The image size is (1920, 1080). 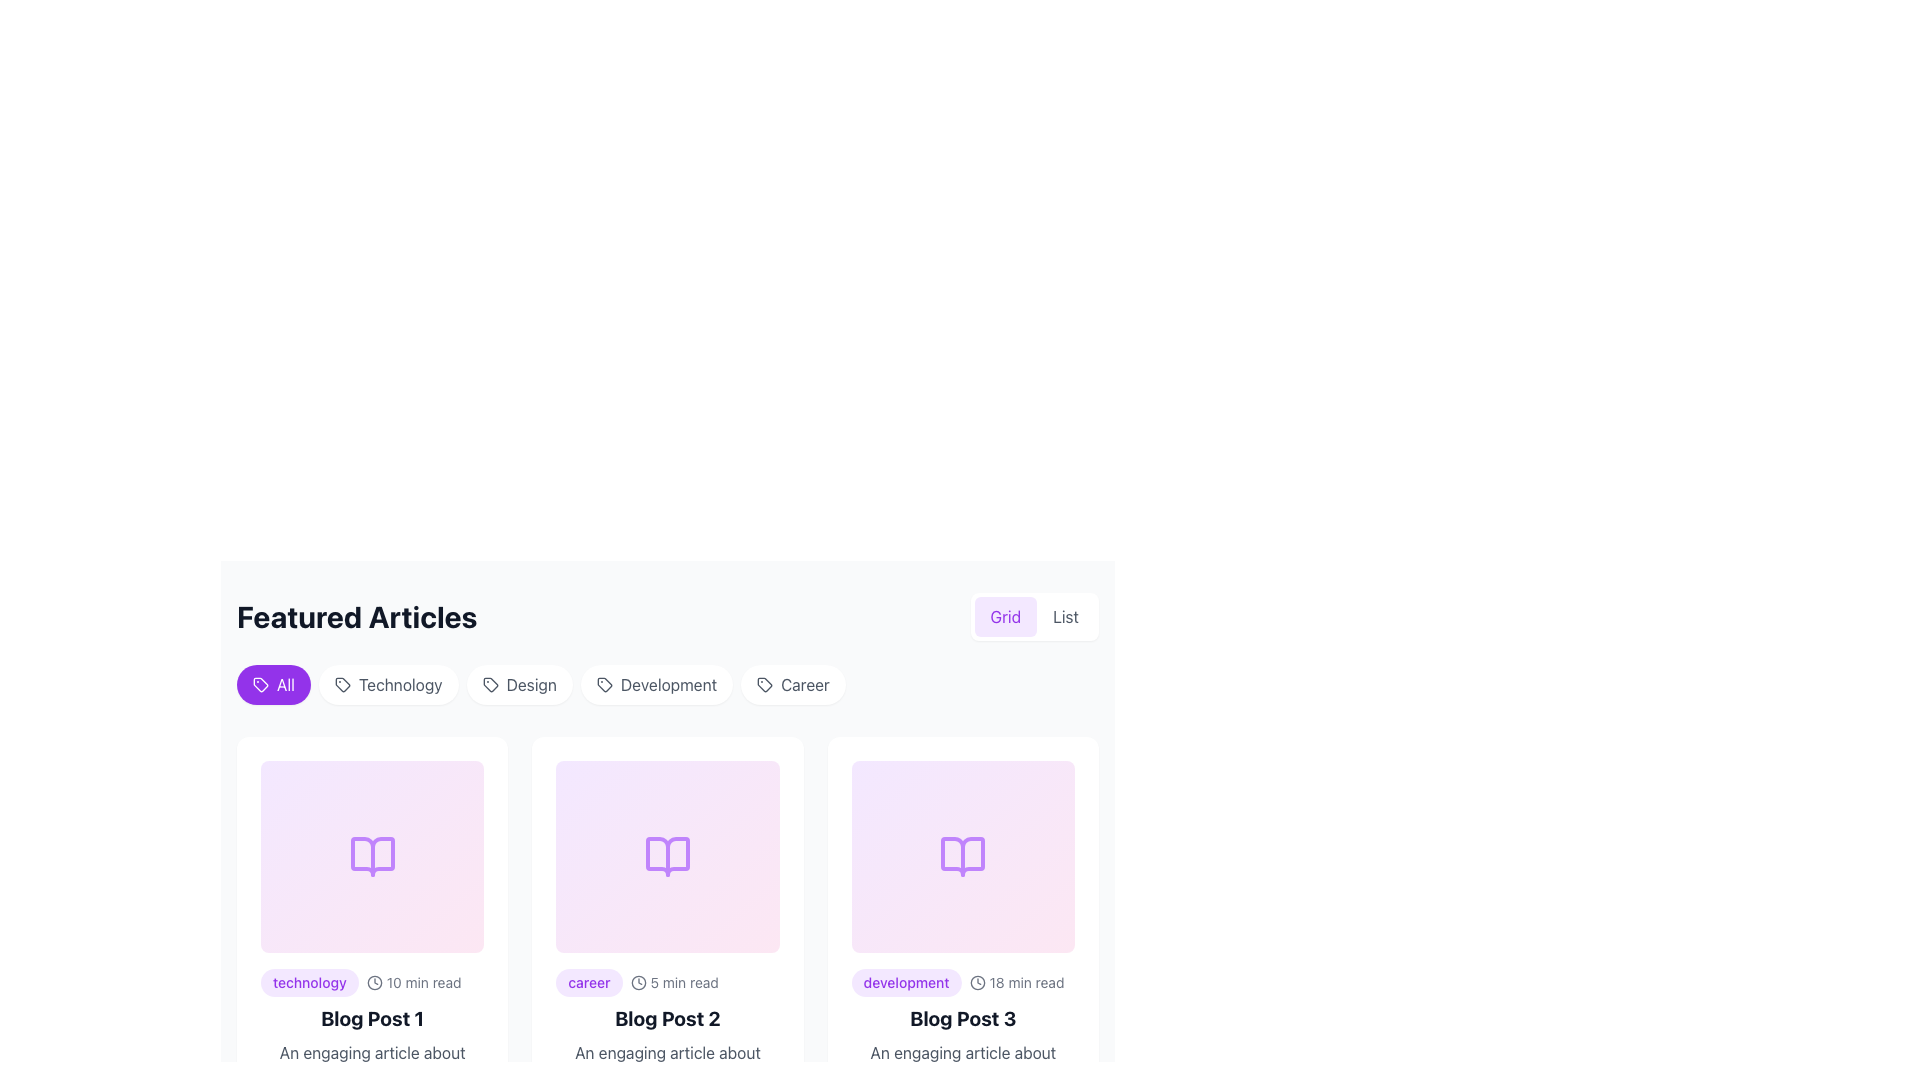 I want to click on the purple tag icon labeled 'All' located in the top-left section under the 'Featured Articles' heading, so click(x=259, y=684).